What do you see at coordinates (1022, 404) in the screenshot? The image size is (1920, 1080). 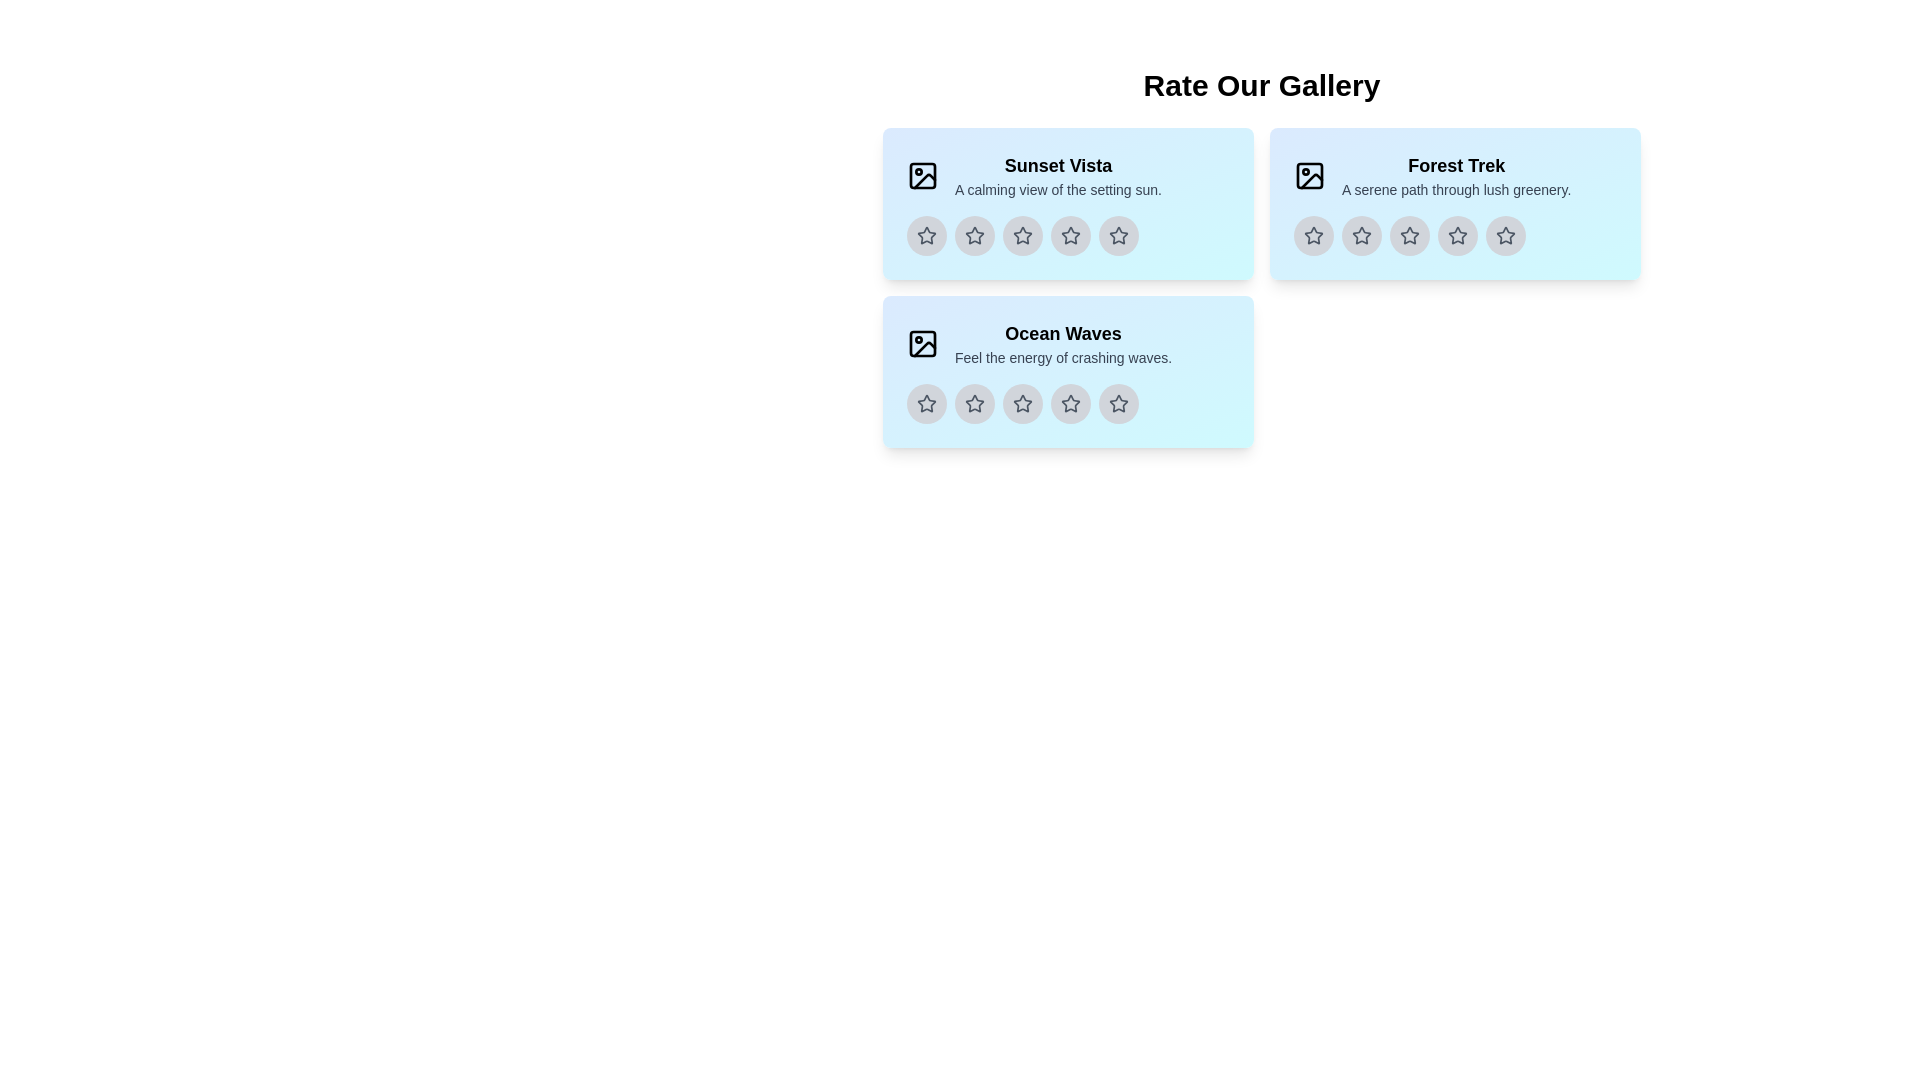 I see `the circular button styled with a gray background and a star icon` at bounding box center [1022, 404].